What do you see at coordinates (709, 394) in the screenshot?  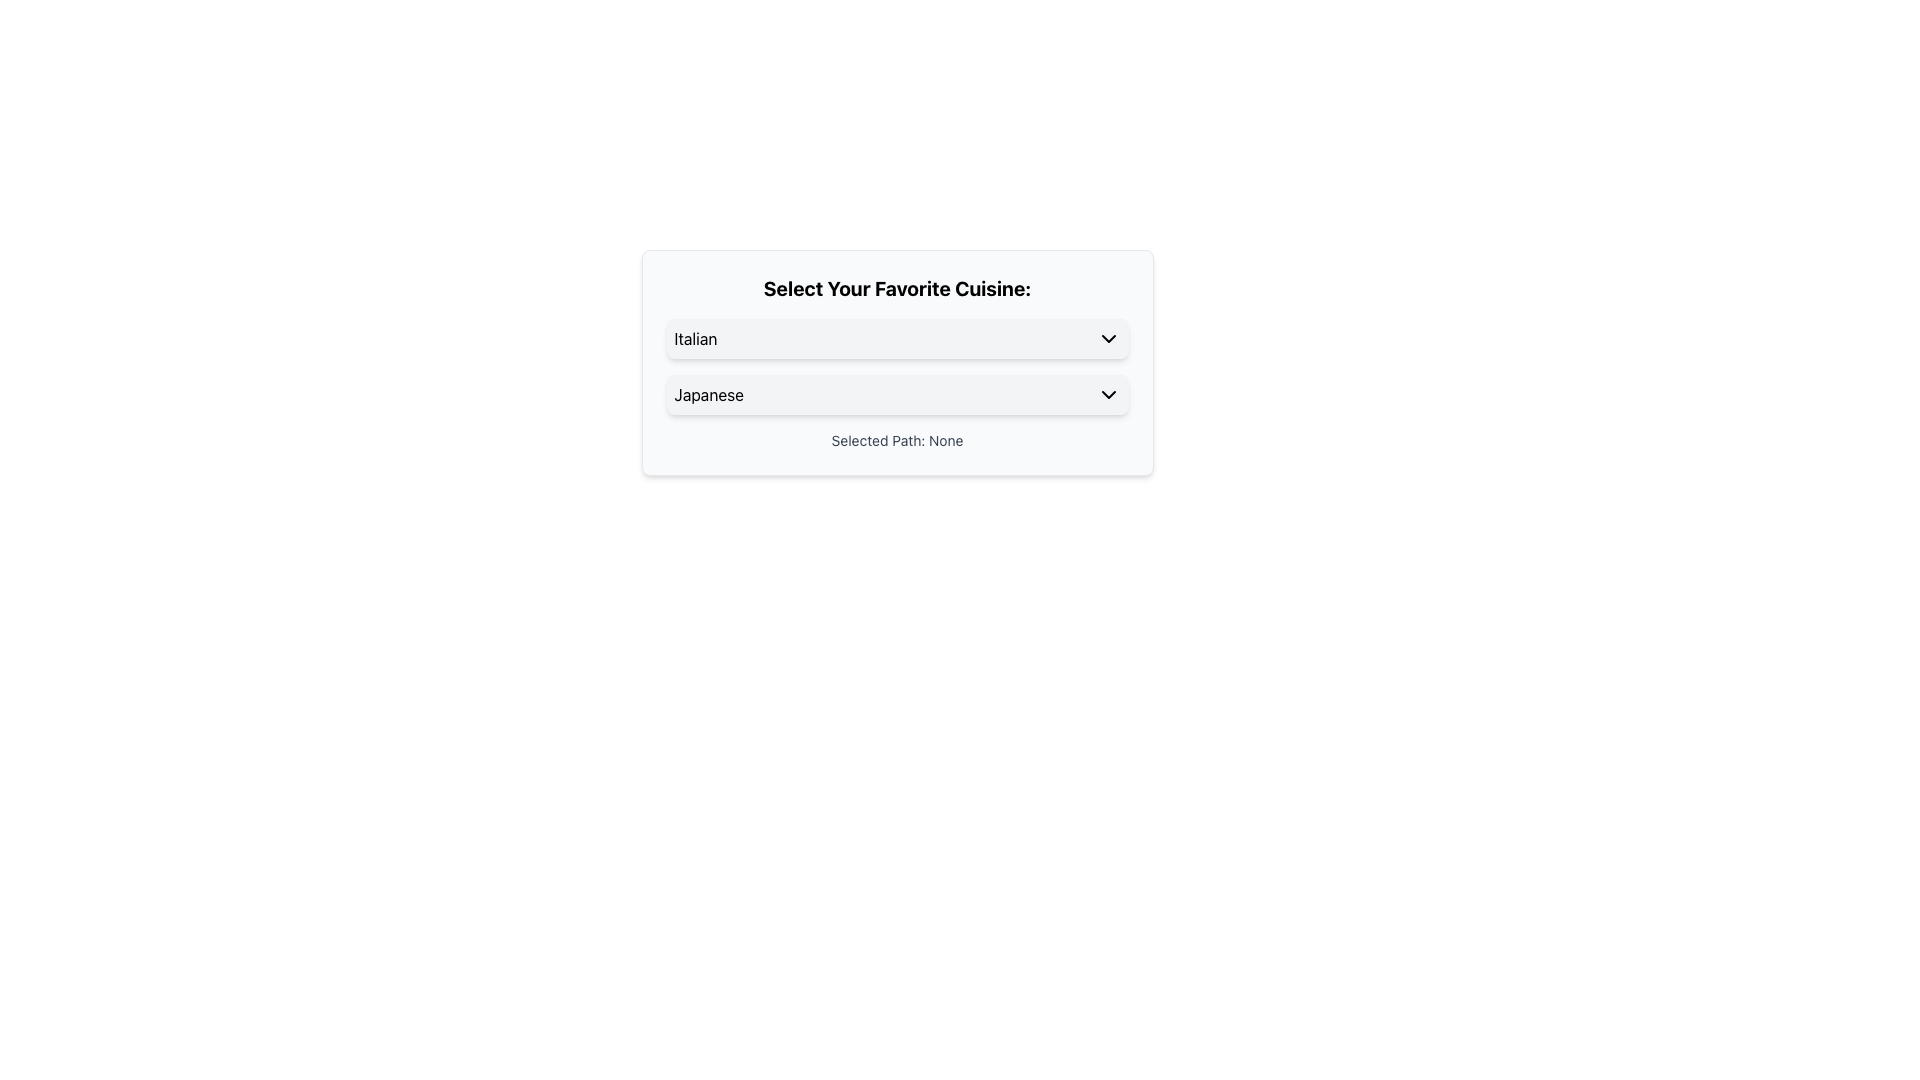 I see `the static text label indicating the selectable option 'Japanese', which is positioned below the 'Italian' label and adjacent to an arrow icon` at bounding box center [709, 394].